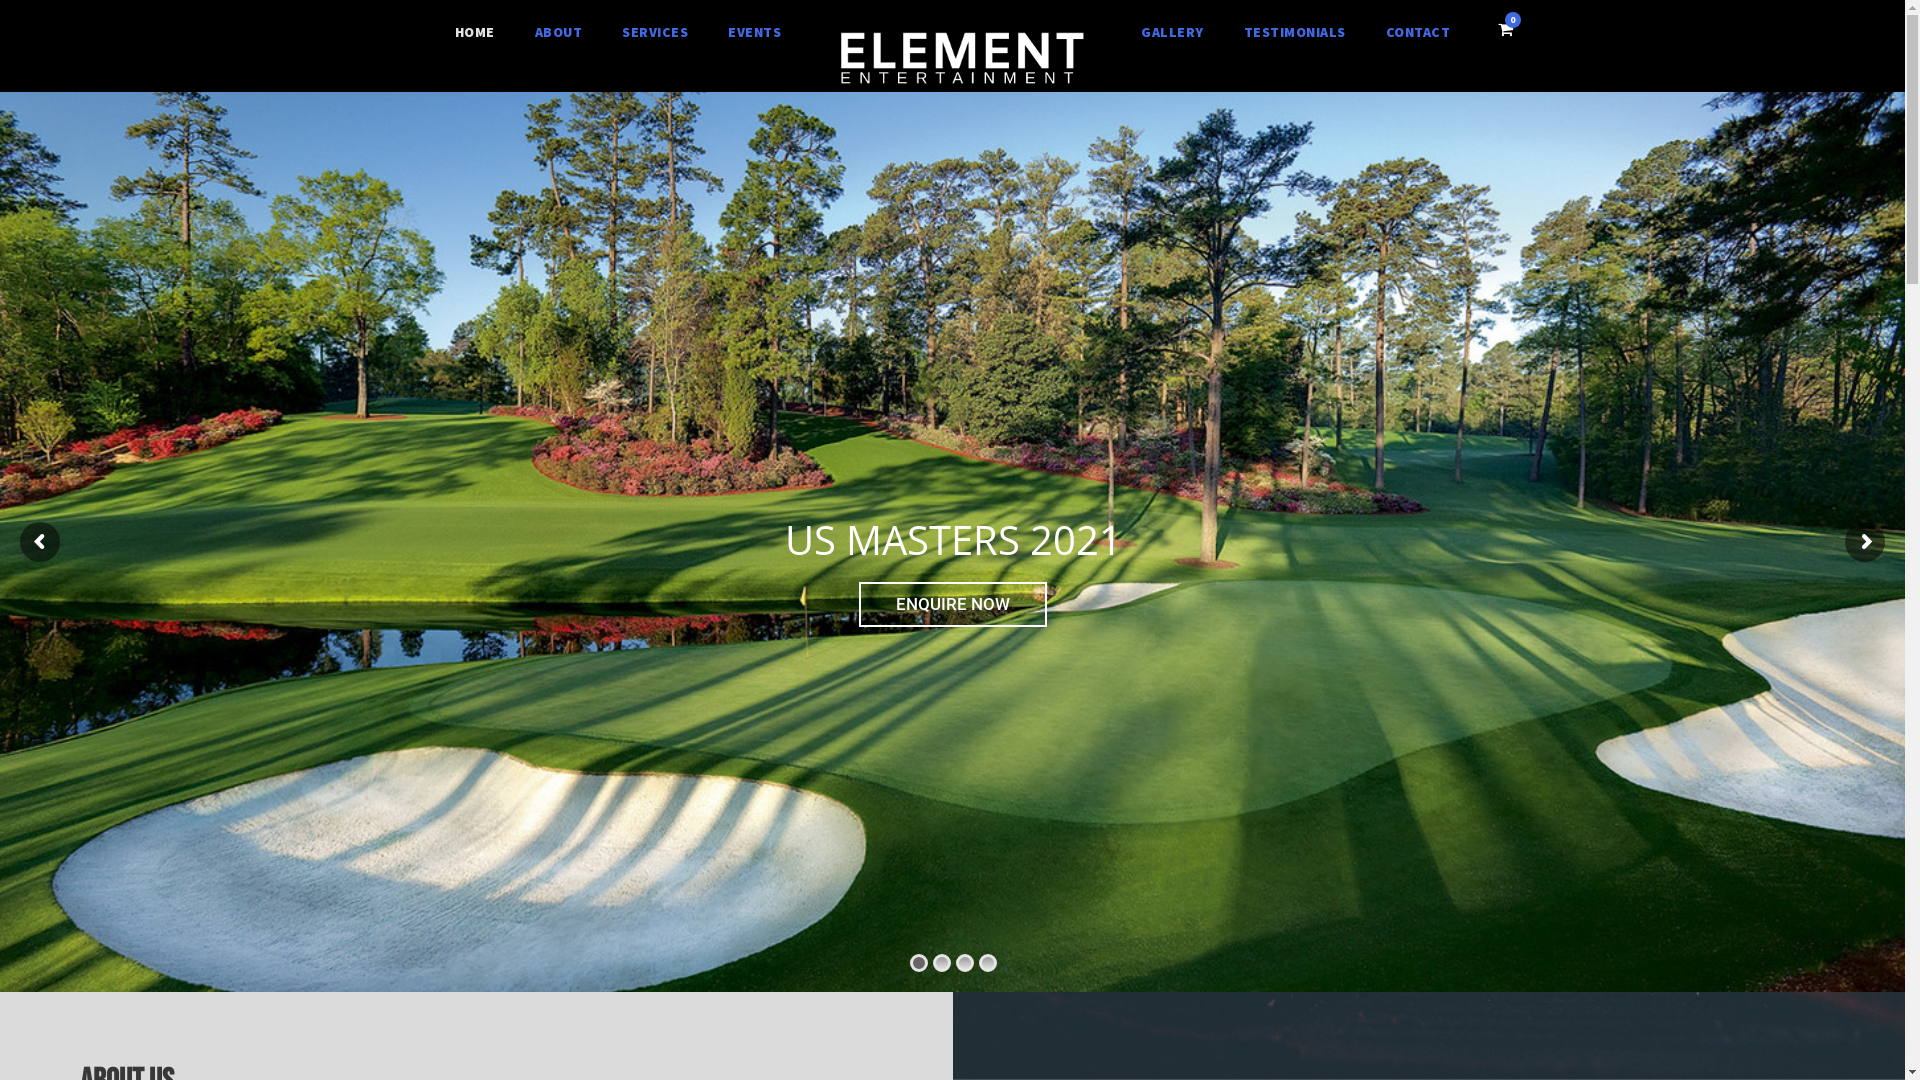 The height and width of the screenshot is (1080, 1920). I want to click on 'ABOUT', so click(558, 33).